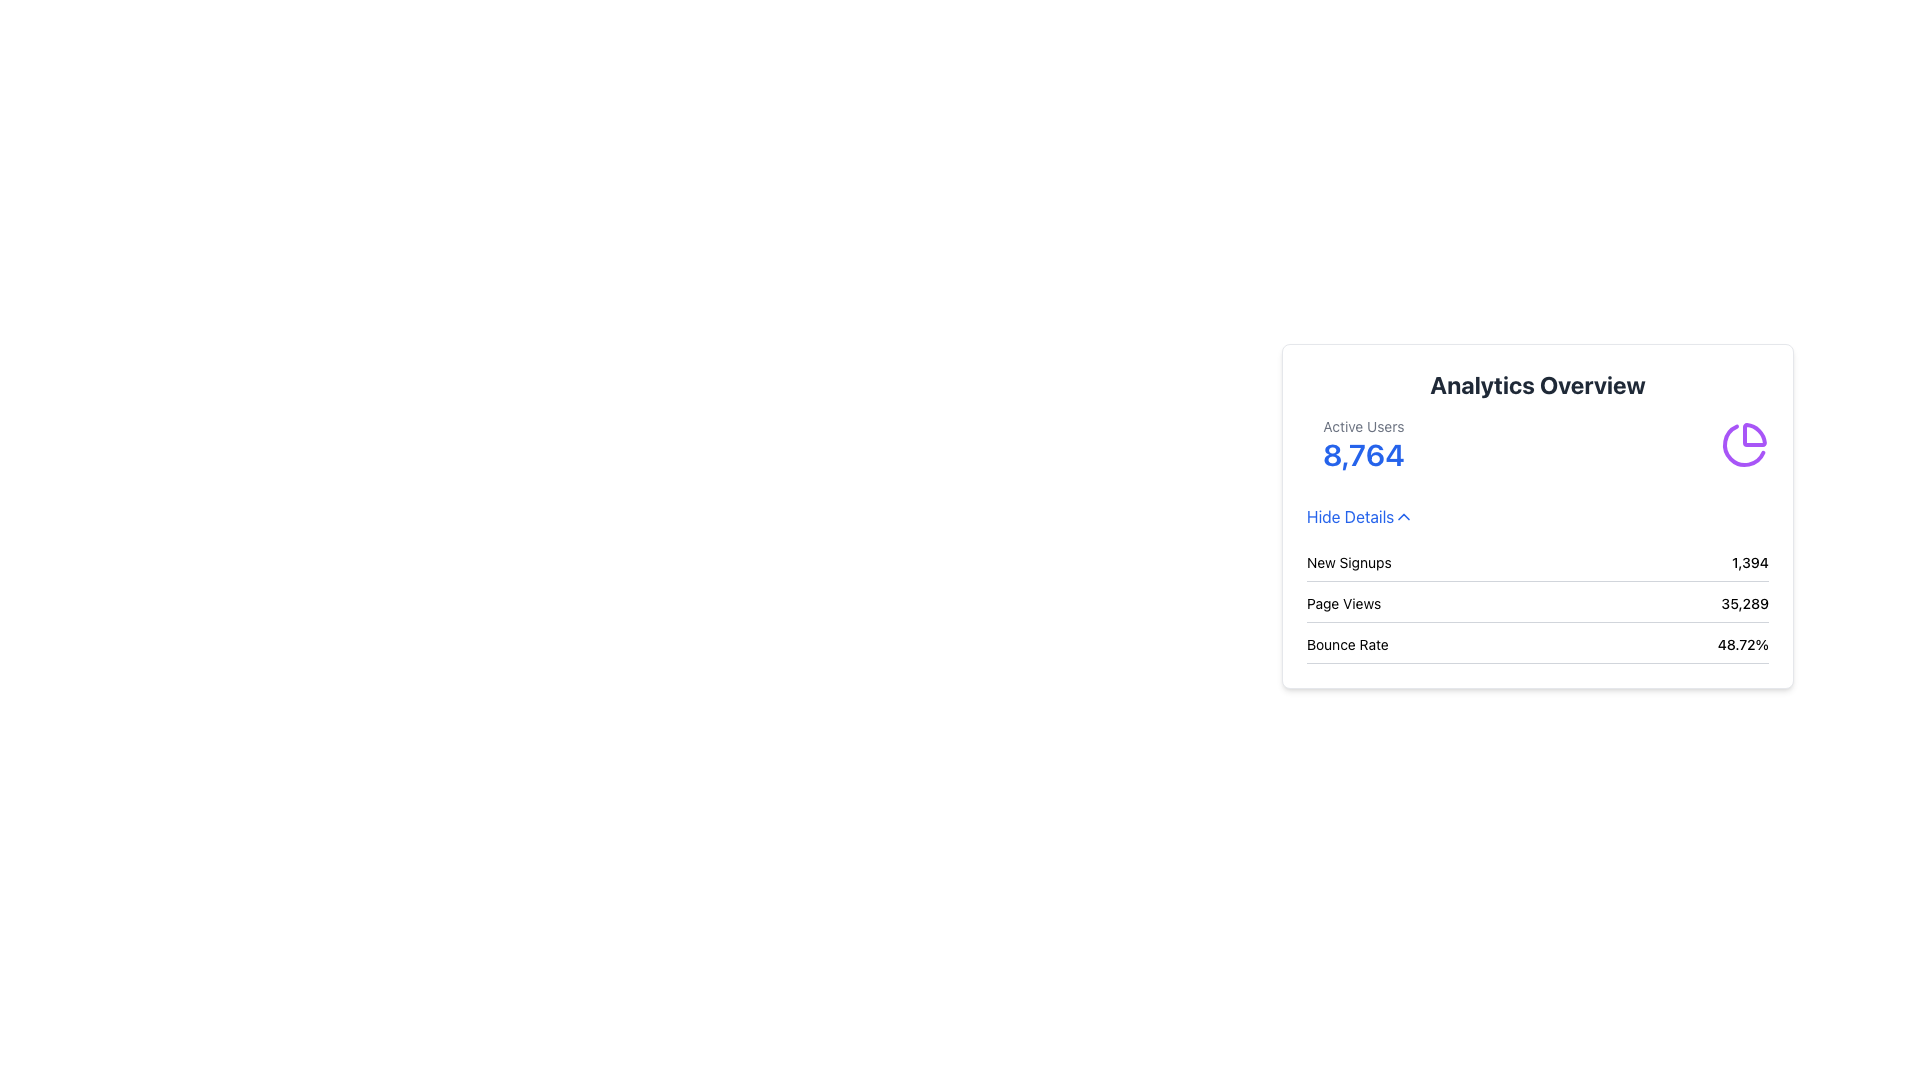  Describe the element at coordinates (1749, 563) in the screenshot. I see `the text label displaying '1,394' located at the end of the 'New Signups' row in the 'Analytics Overview' section` at that location.